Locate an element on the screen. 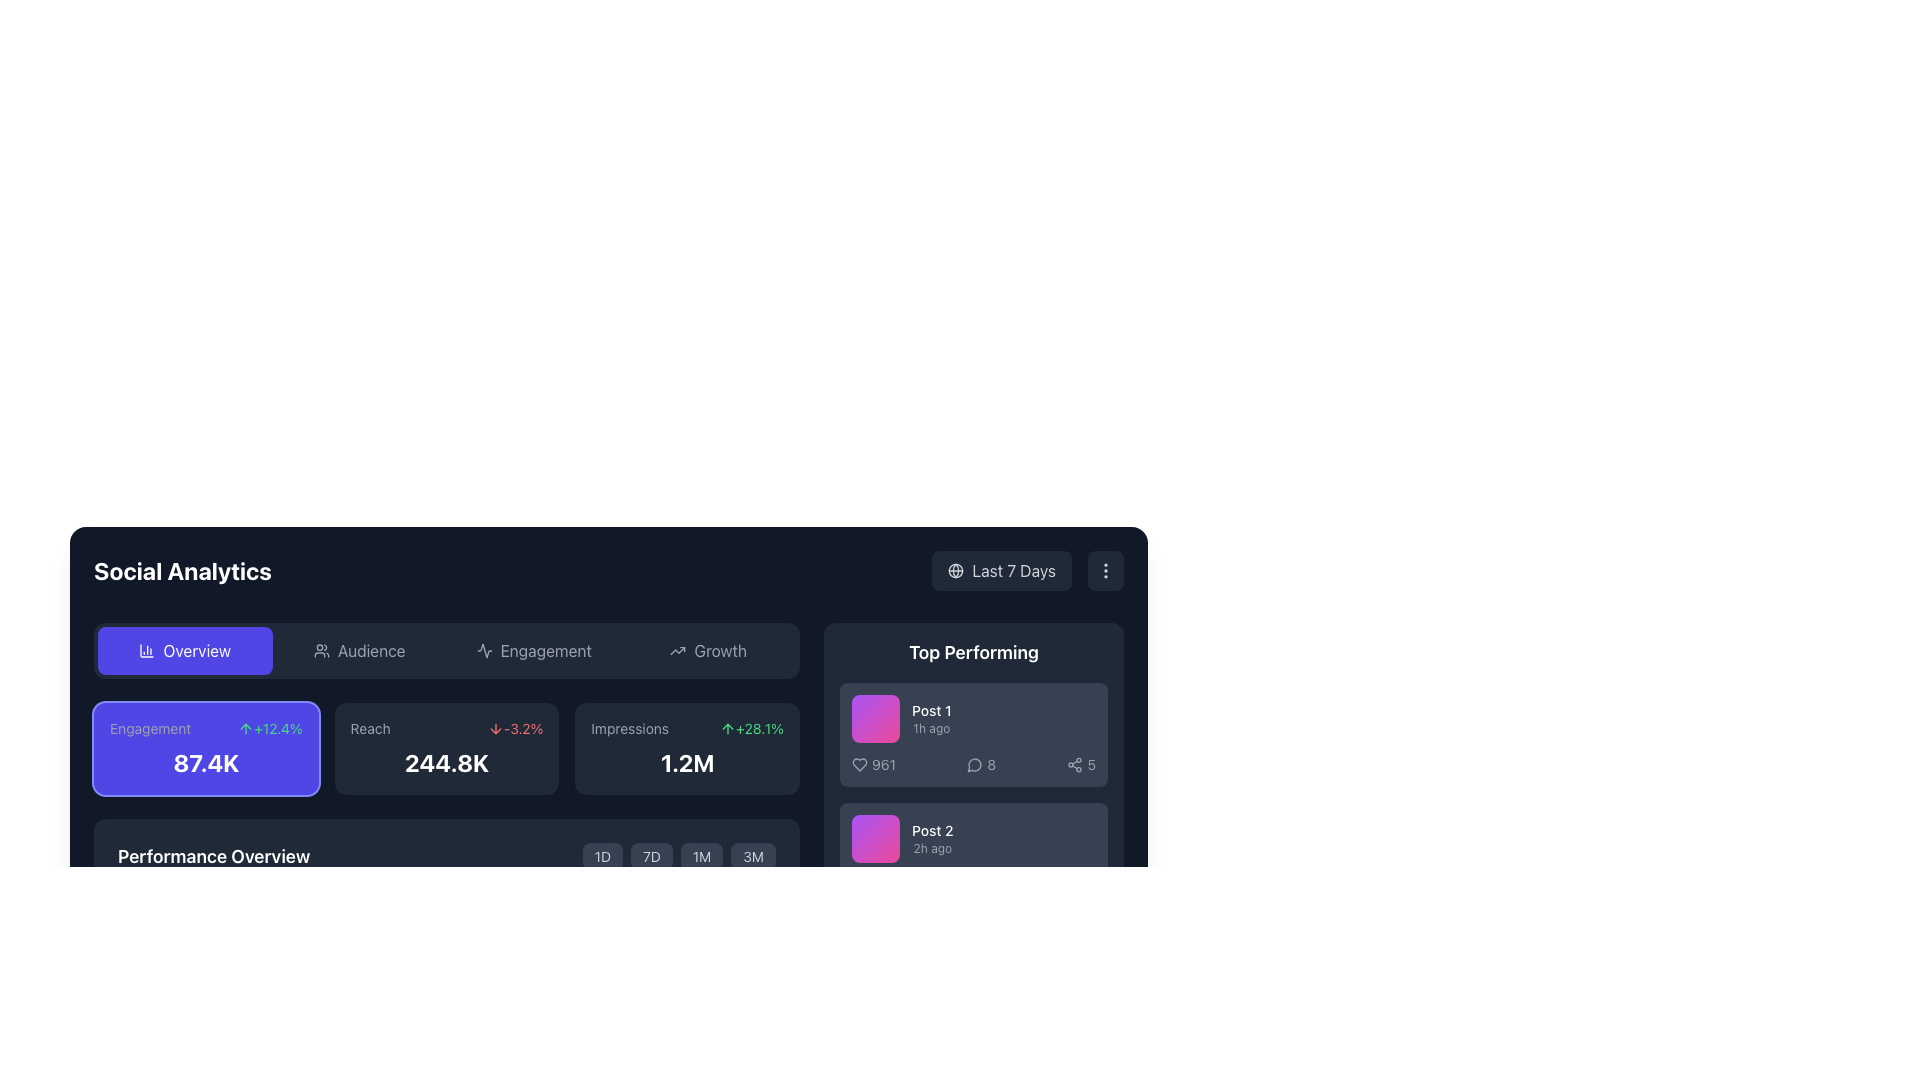  text label element displaying 'Post 1' in bold white font located in the 'Top Performing' section above '1h ago' is located at coordinates (930, 709).